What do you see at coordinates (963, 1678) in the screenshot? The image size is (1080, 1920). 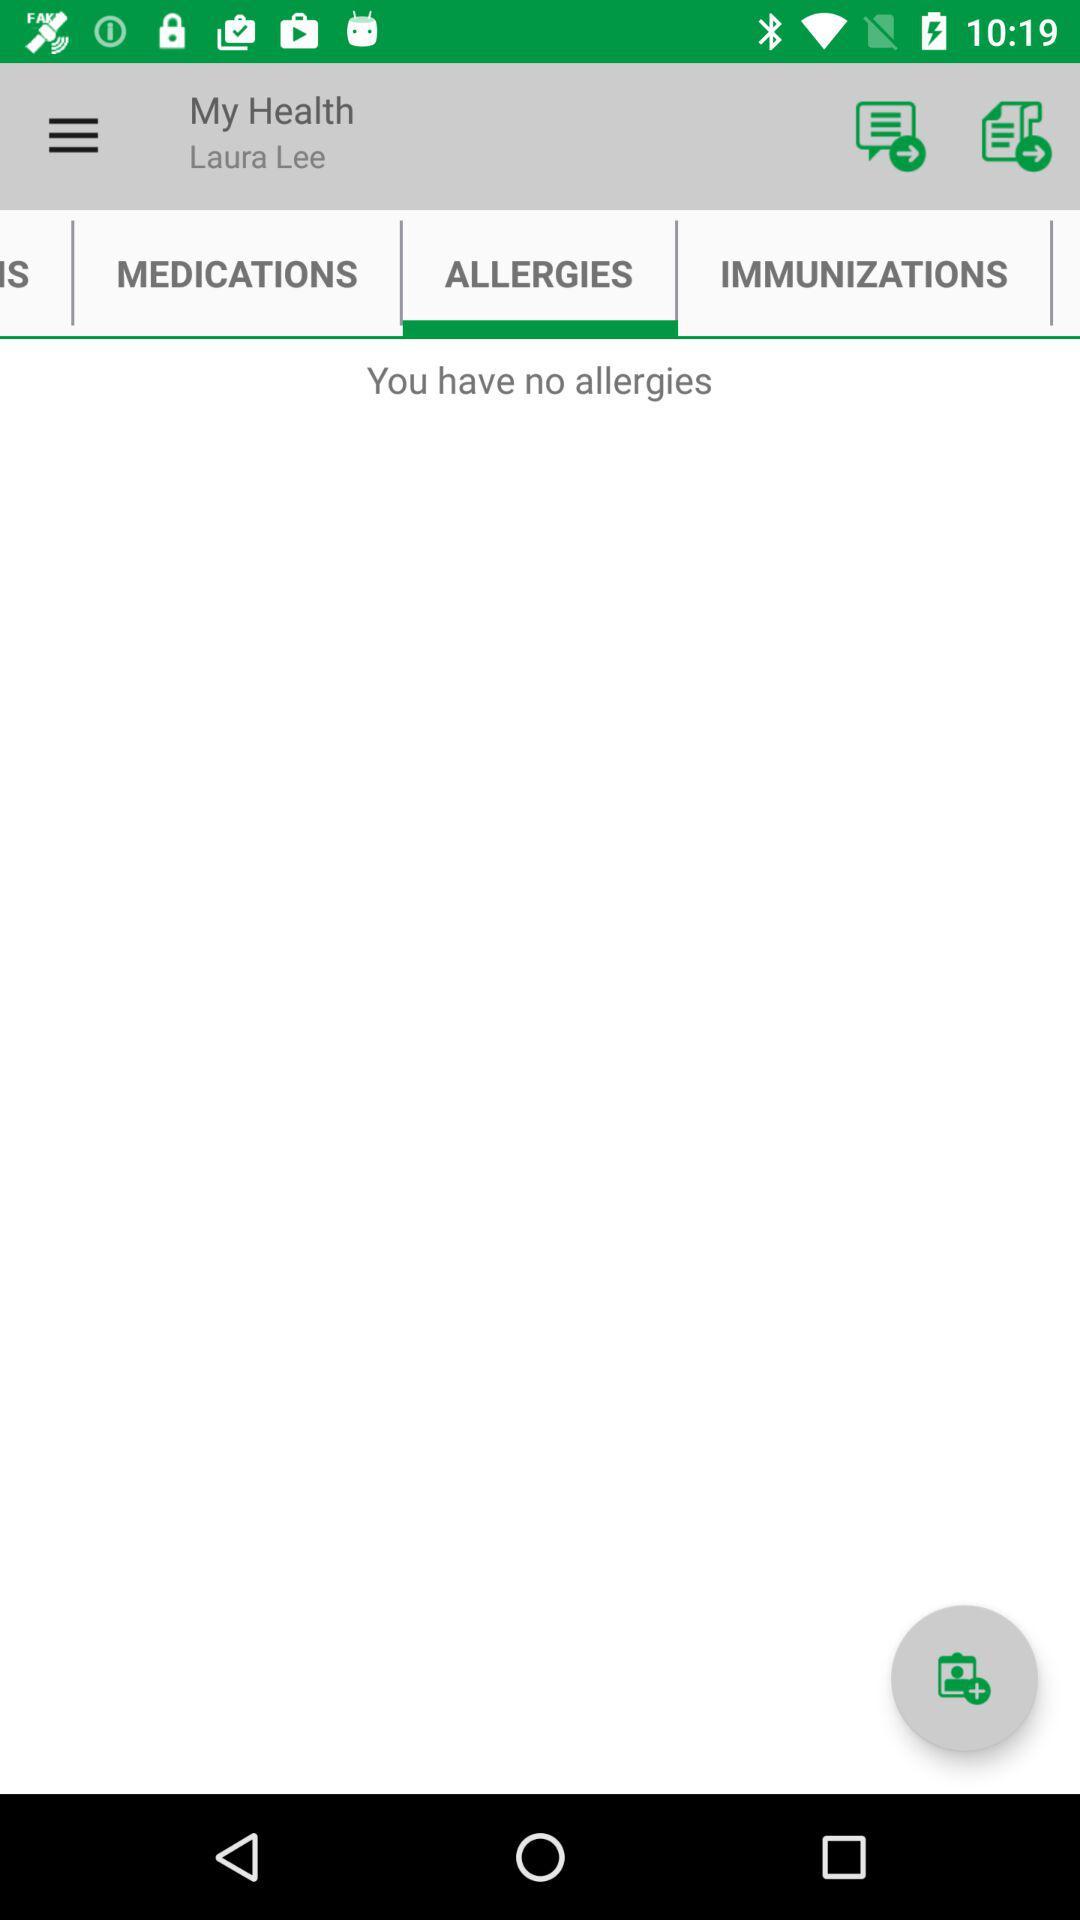 I see `item` at bounding box center [963, 1678].